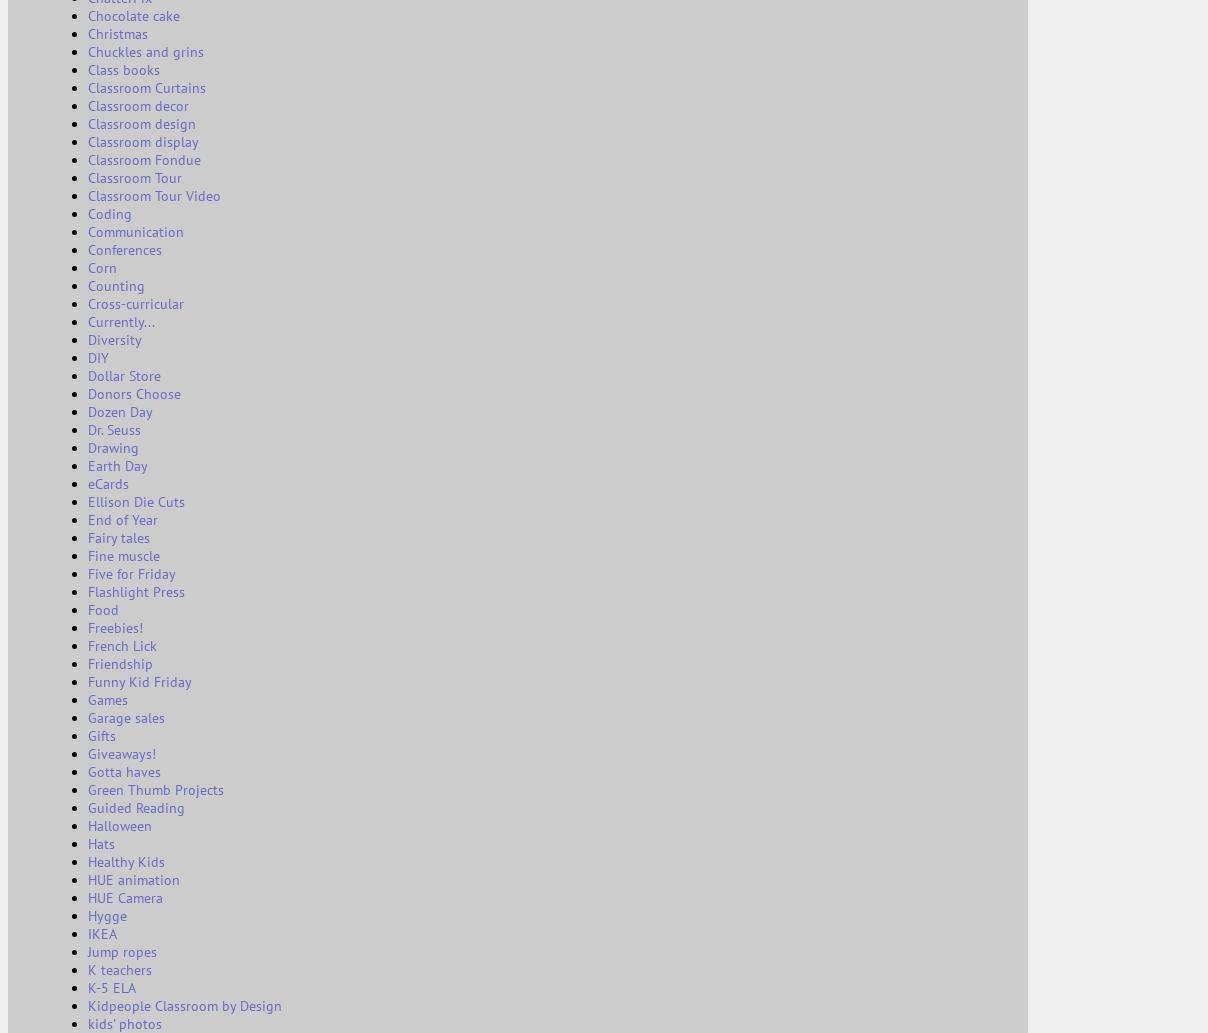  Describe the element at coordinates (118, 968) in the screenshot. I see `'K teachers'` at that location.